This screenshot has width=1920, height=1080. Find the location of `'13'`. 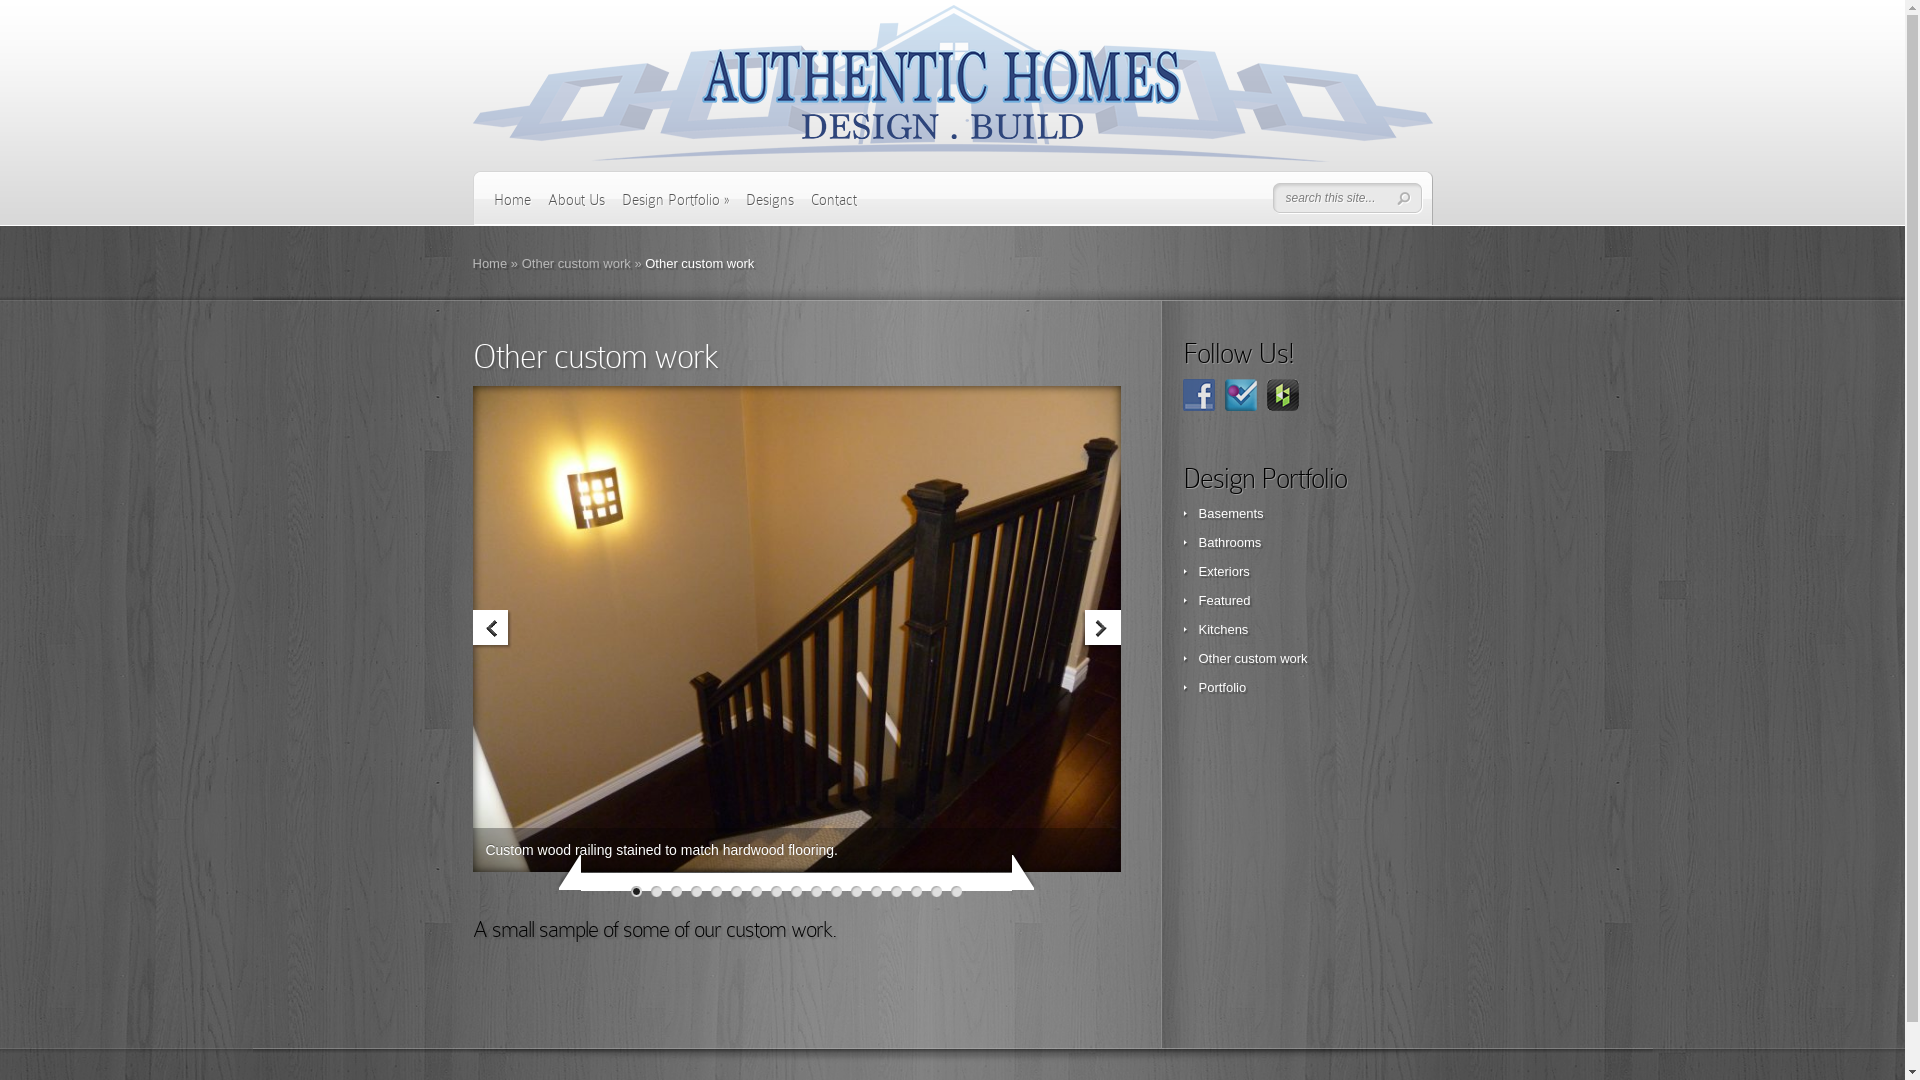

'13' is located at coordinates (876, 890).